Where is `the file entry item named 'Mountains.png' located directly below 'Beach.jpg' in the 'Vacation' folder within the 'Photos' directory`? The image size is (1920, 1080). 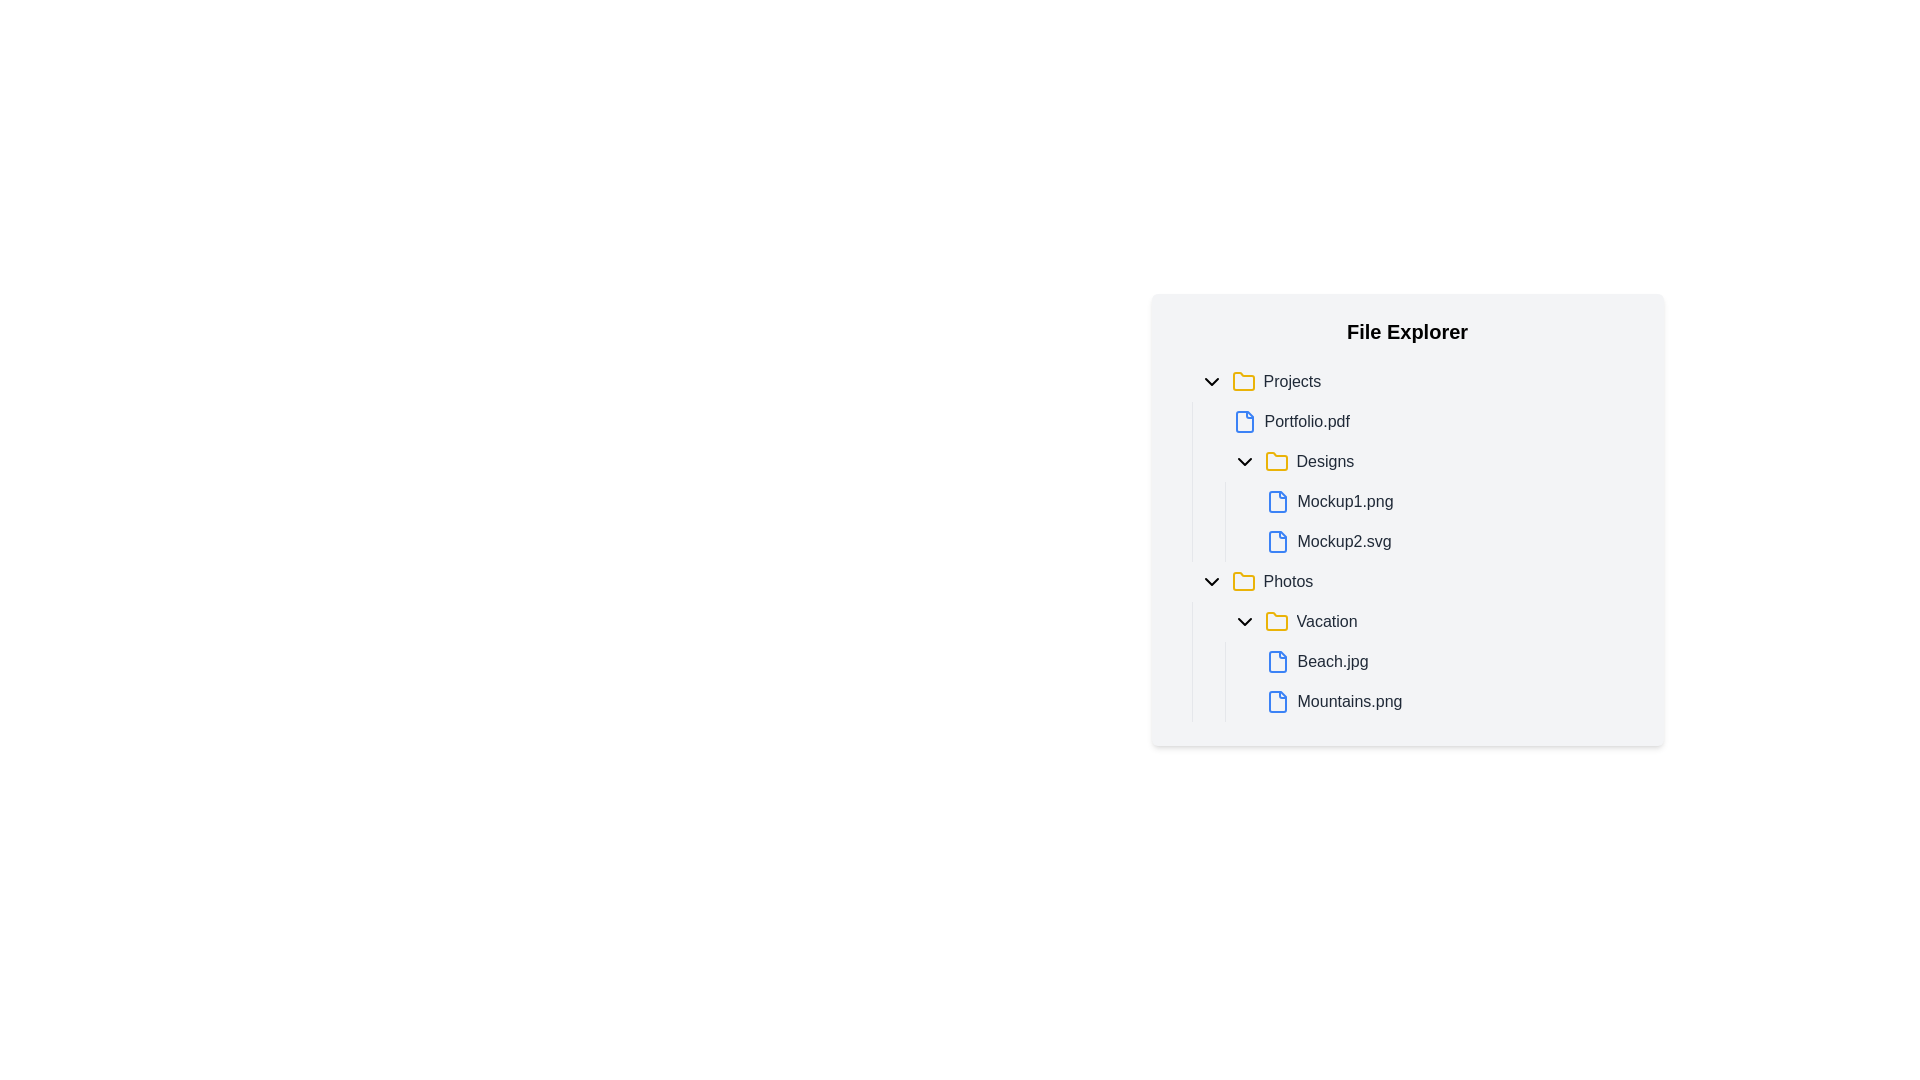 the file entry item named 'Mountains.png' located directly below 'Beach.jpg' in the 'Vacation' folder within the 'Photos' directory is located at coordinates (1448, 701).